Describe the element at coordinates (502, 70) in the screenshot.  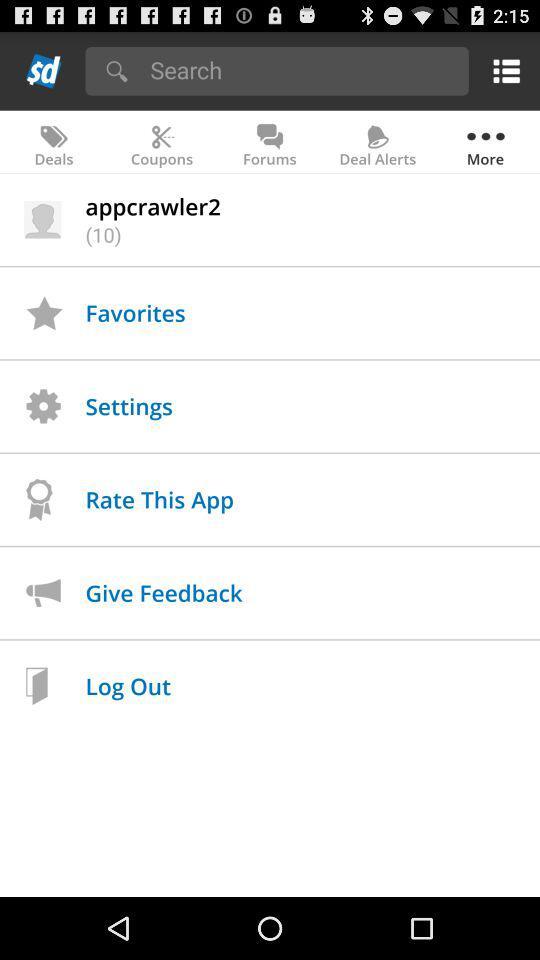
I see `settings` at that location.